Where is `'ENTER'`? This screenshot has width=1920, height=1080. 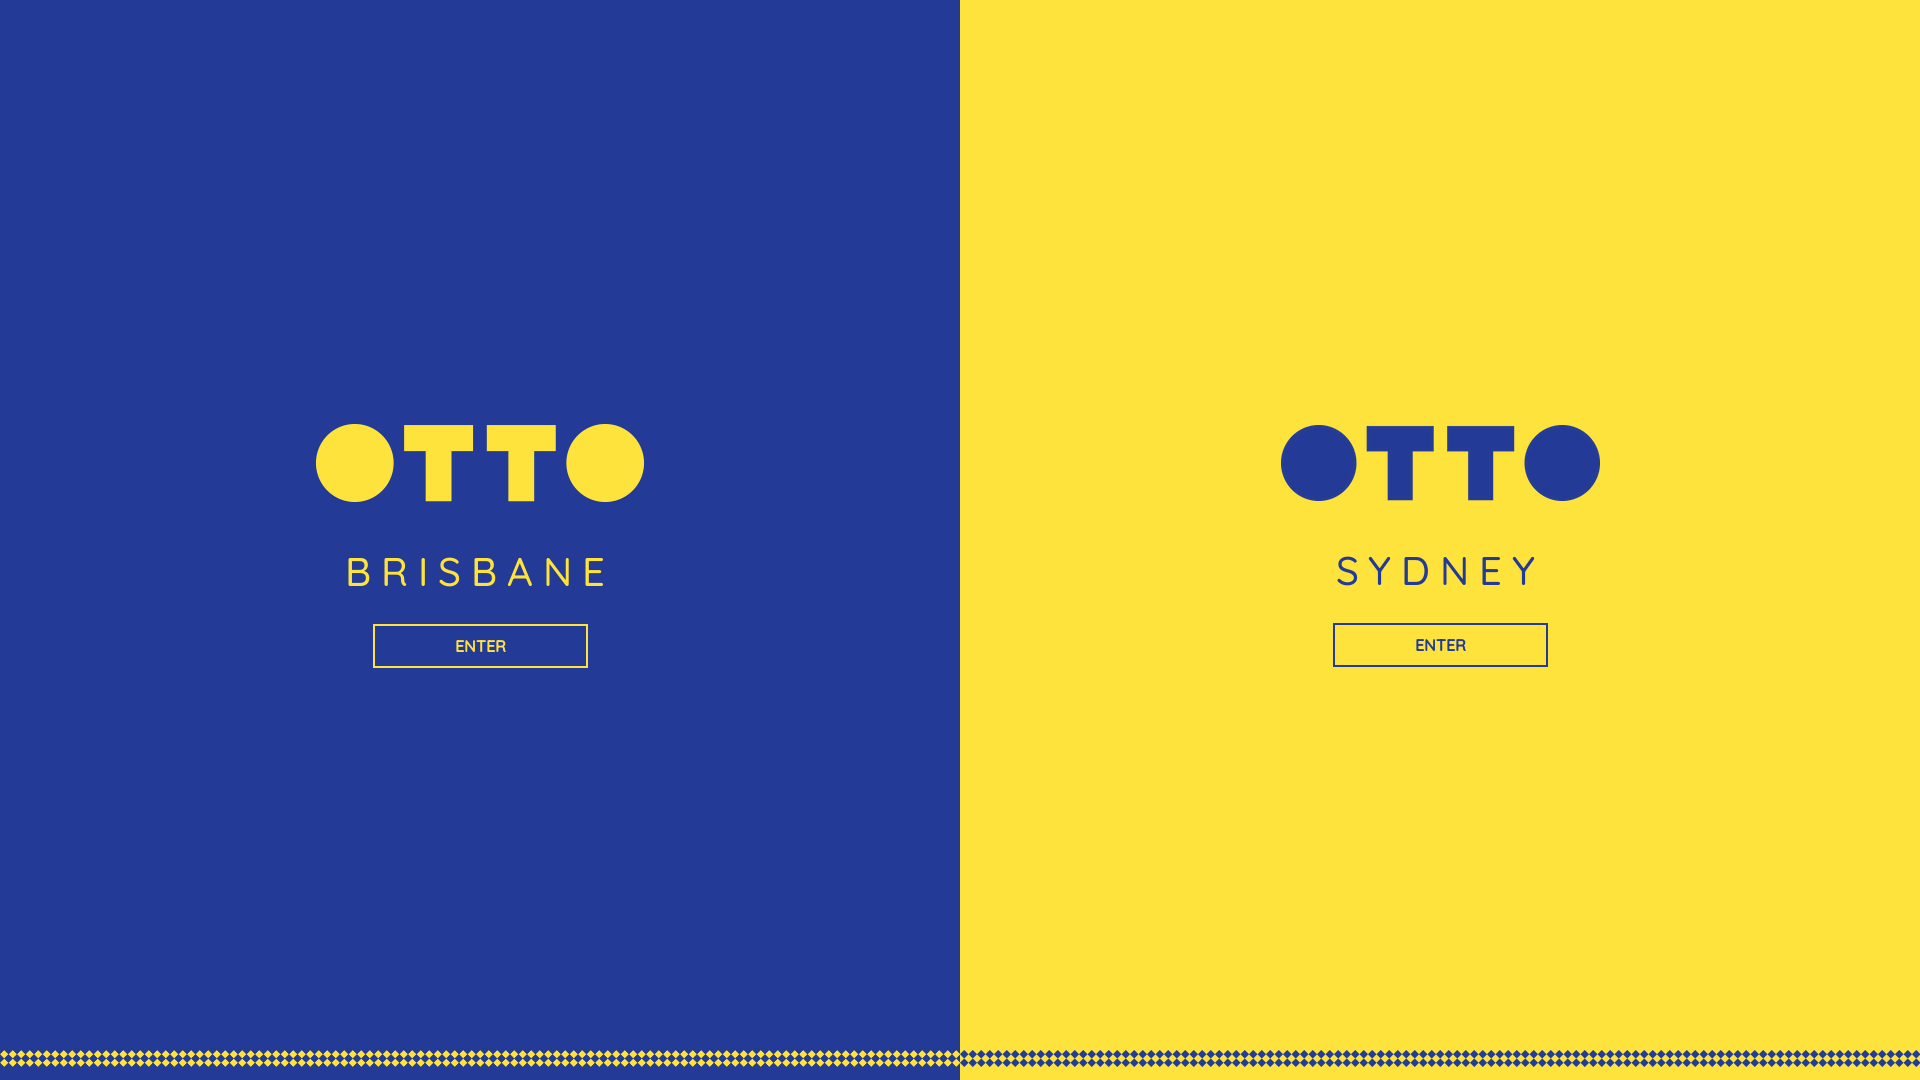 'ENTER' is located at coordinates (478, 645).